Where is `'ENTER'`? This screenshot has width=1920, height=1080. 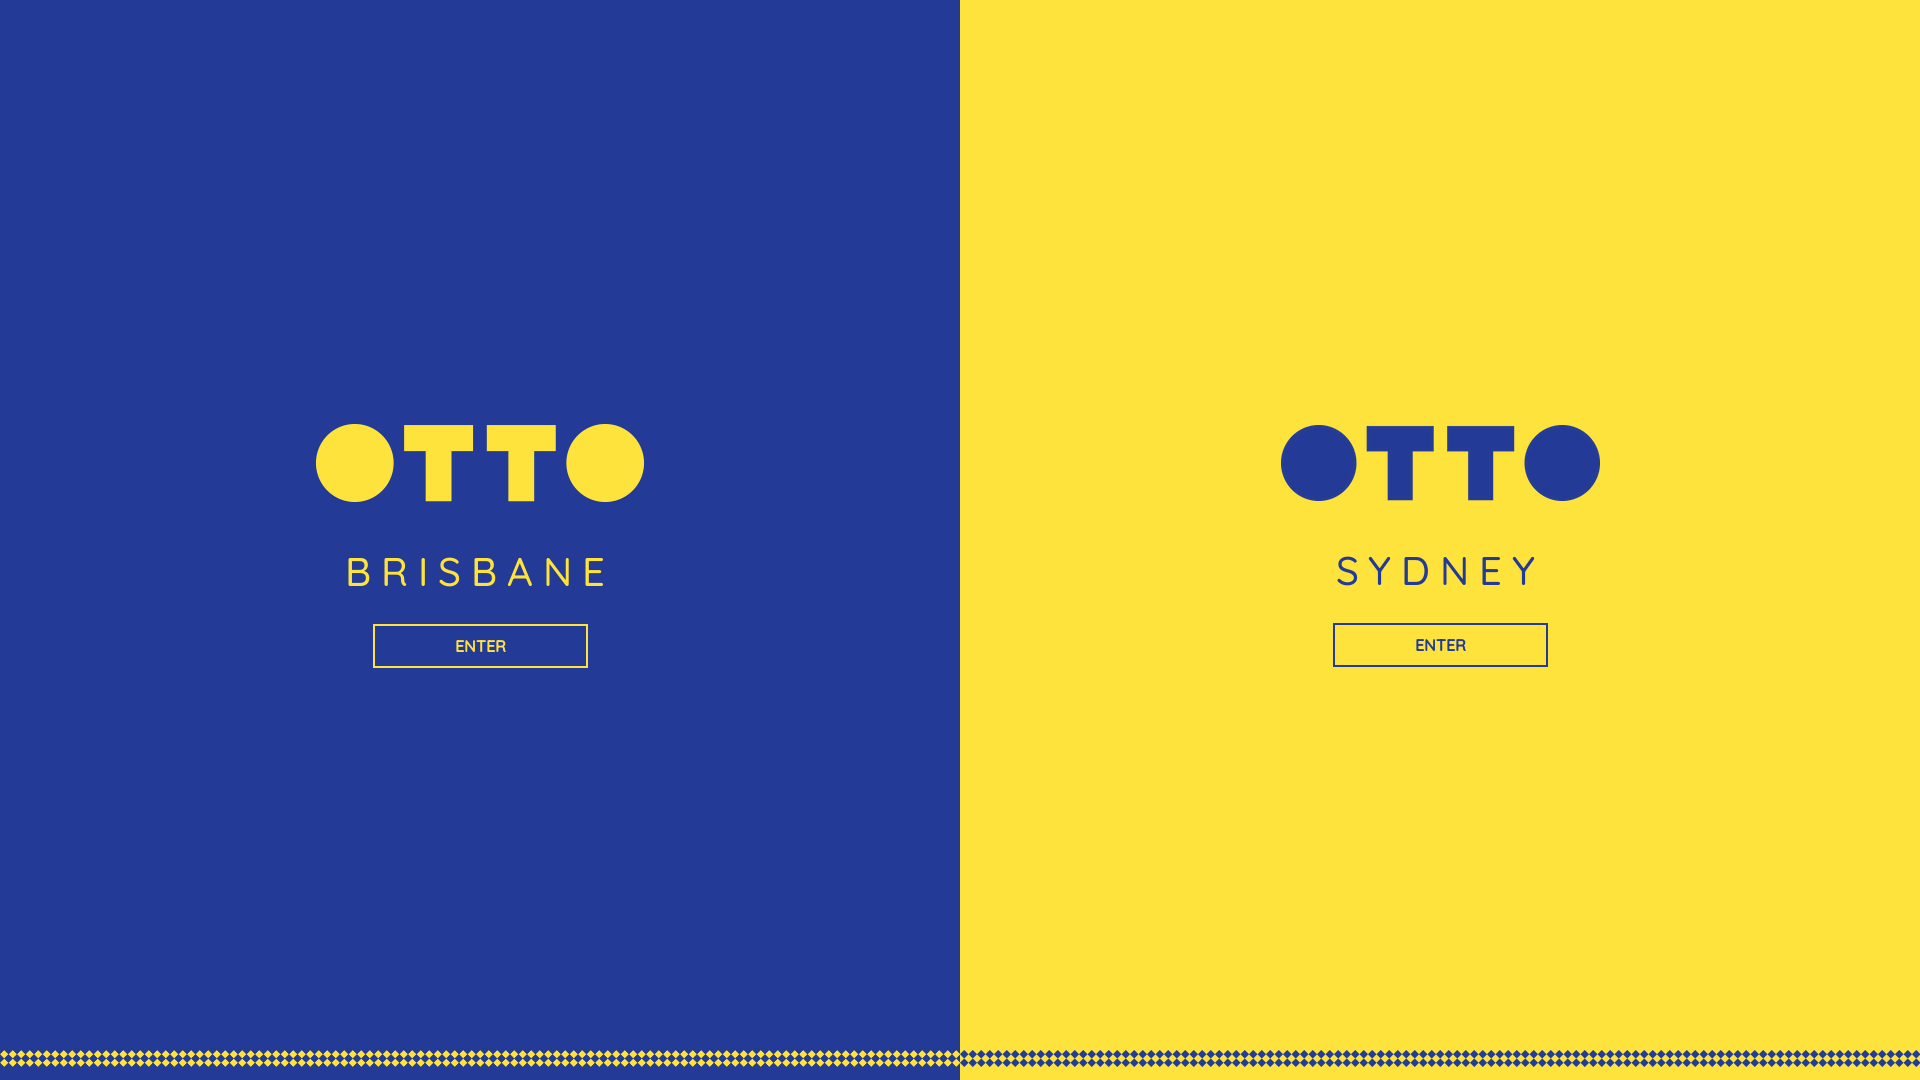 'ENTER' is located at coordinates (478, 645).